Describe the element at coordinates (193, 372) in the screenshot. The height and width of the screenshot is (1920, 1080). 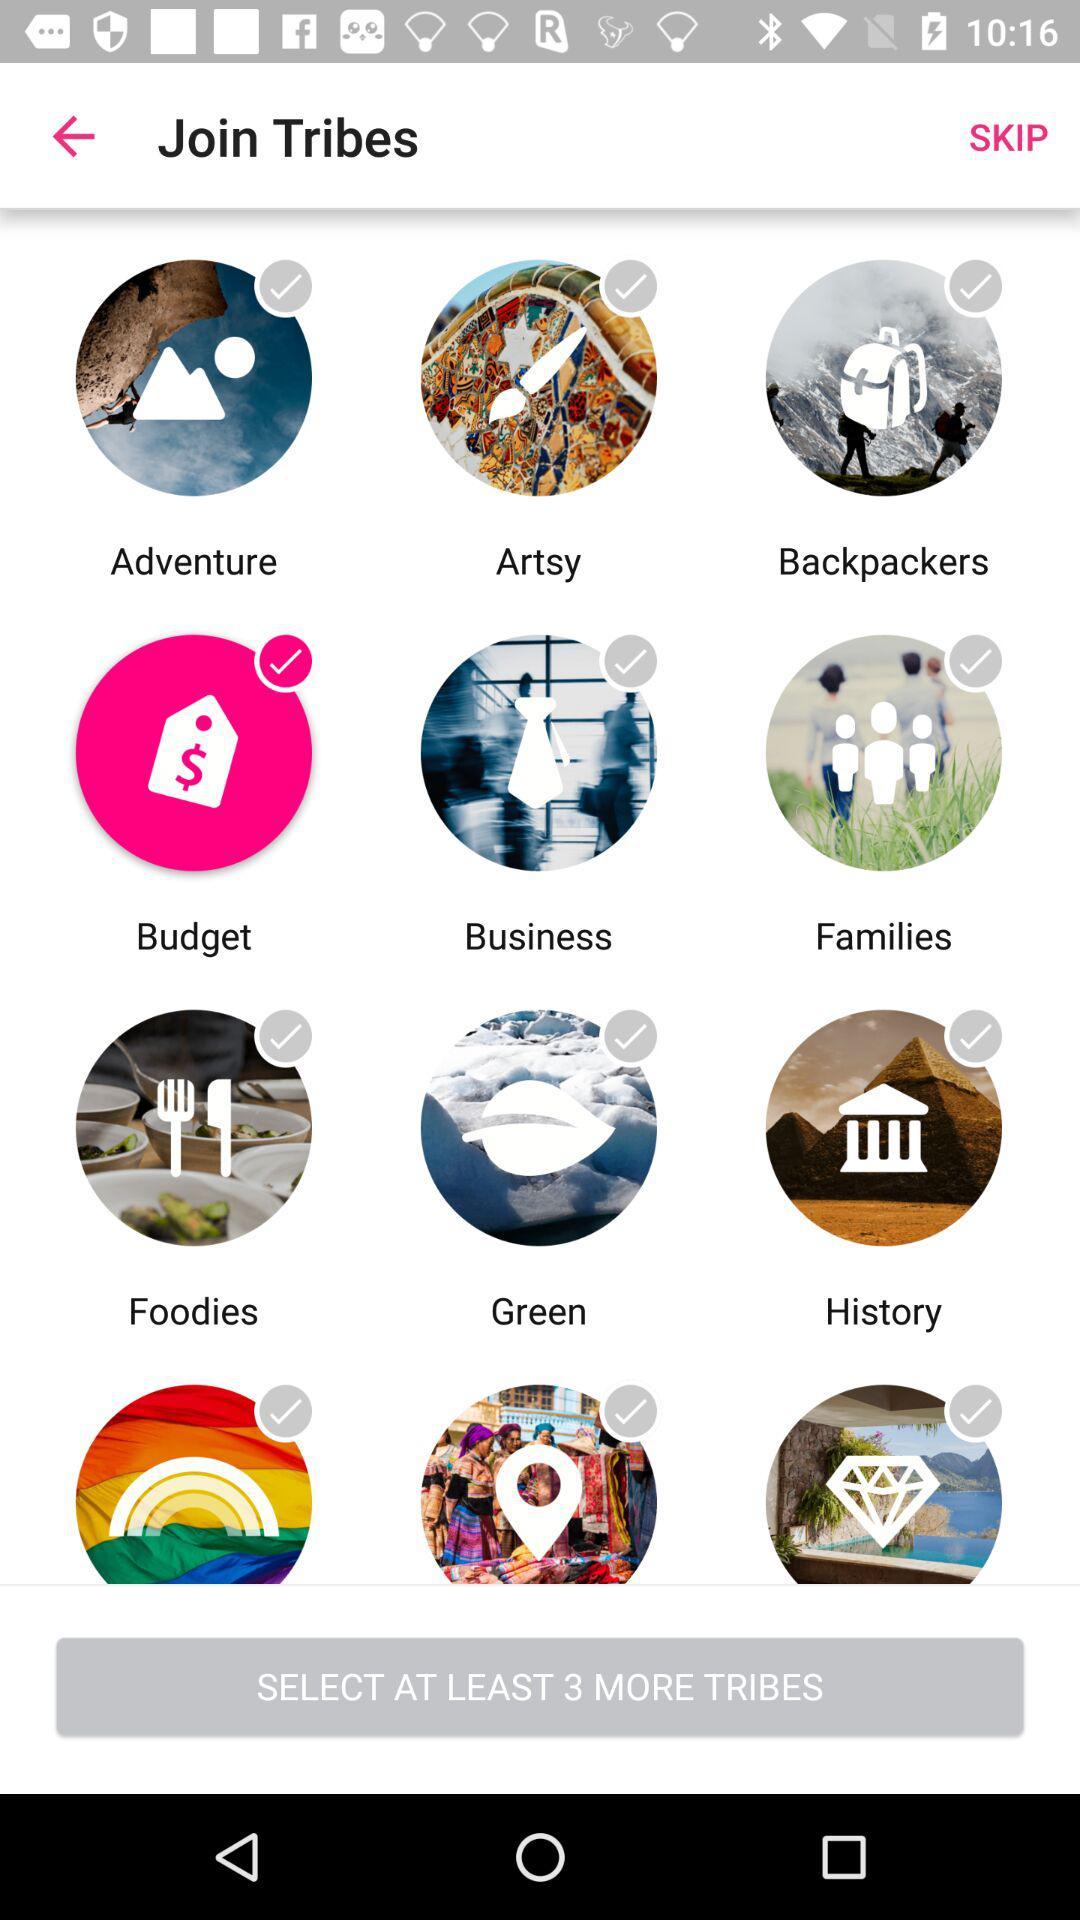
I see `go on adventure option` at that location.